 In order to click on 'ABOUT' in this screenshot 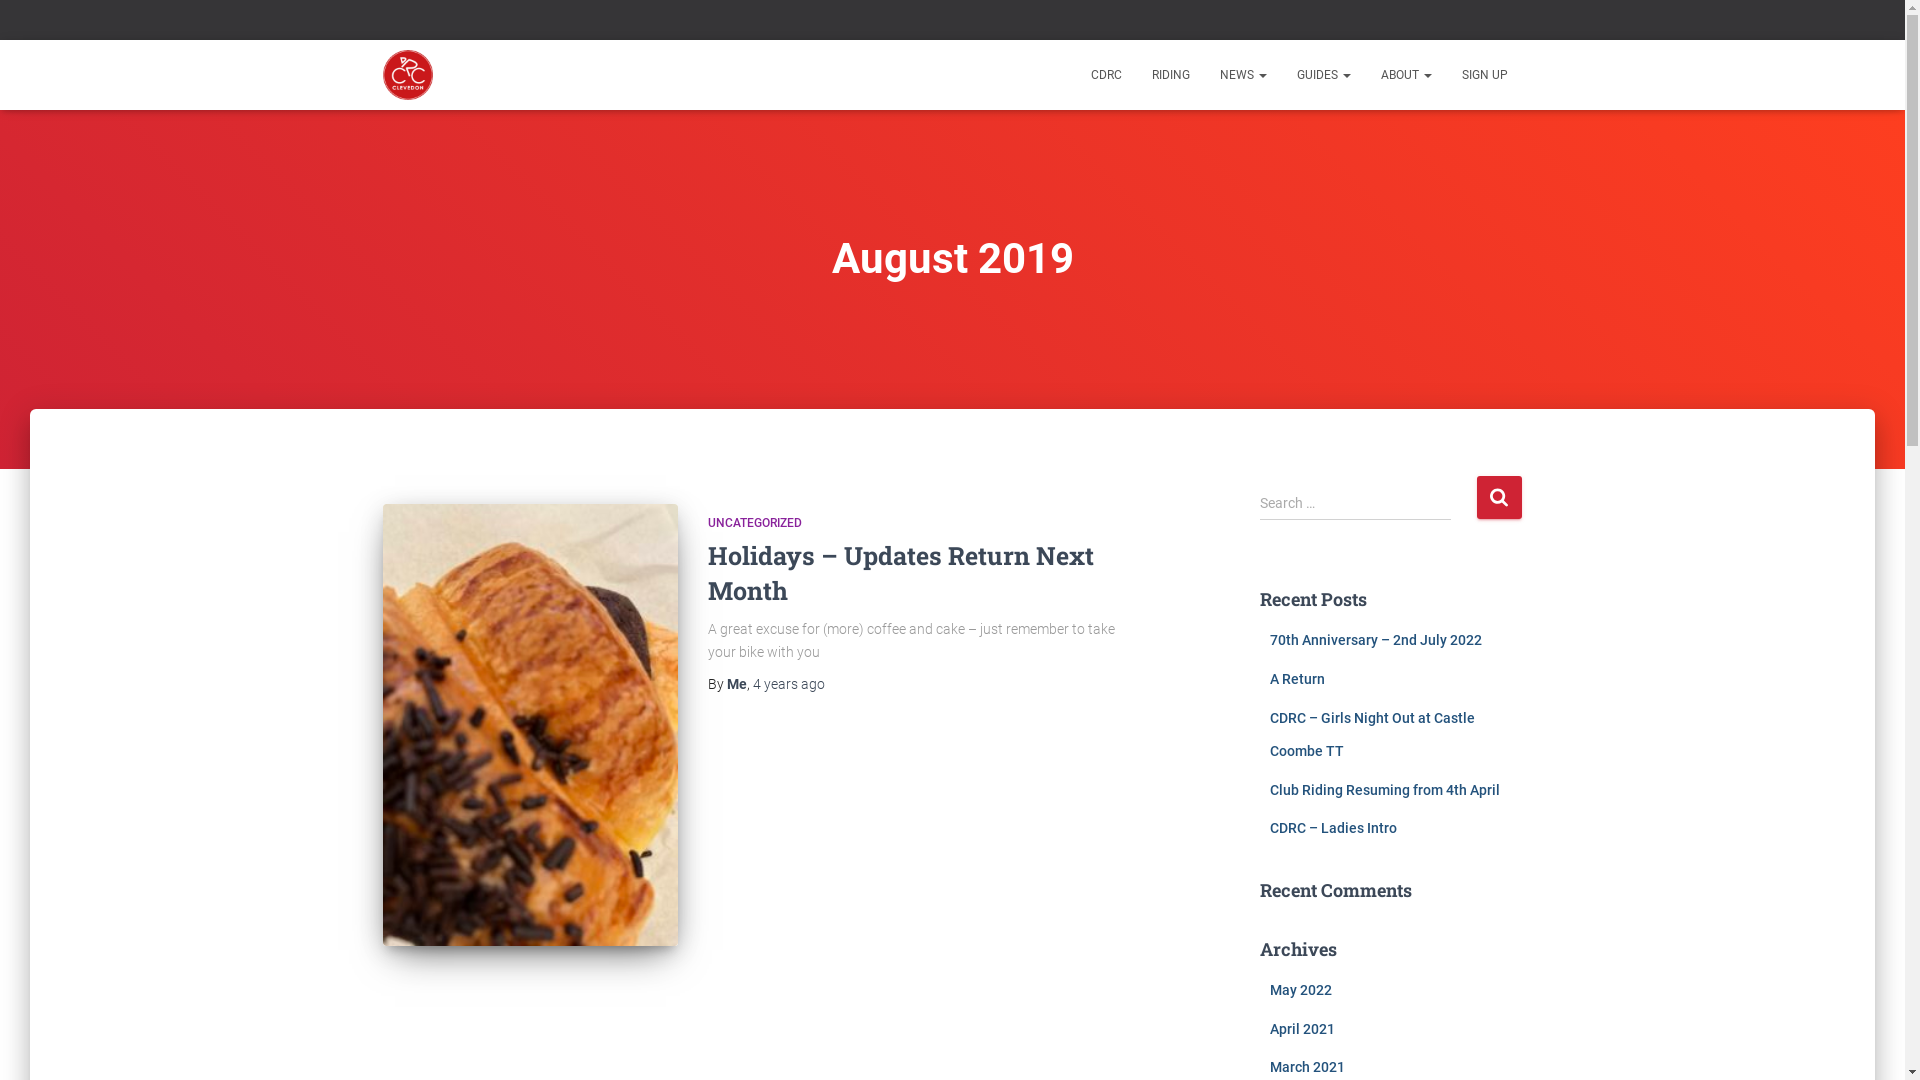, I will do `click(1365, 73)`.